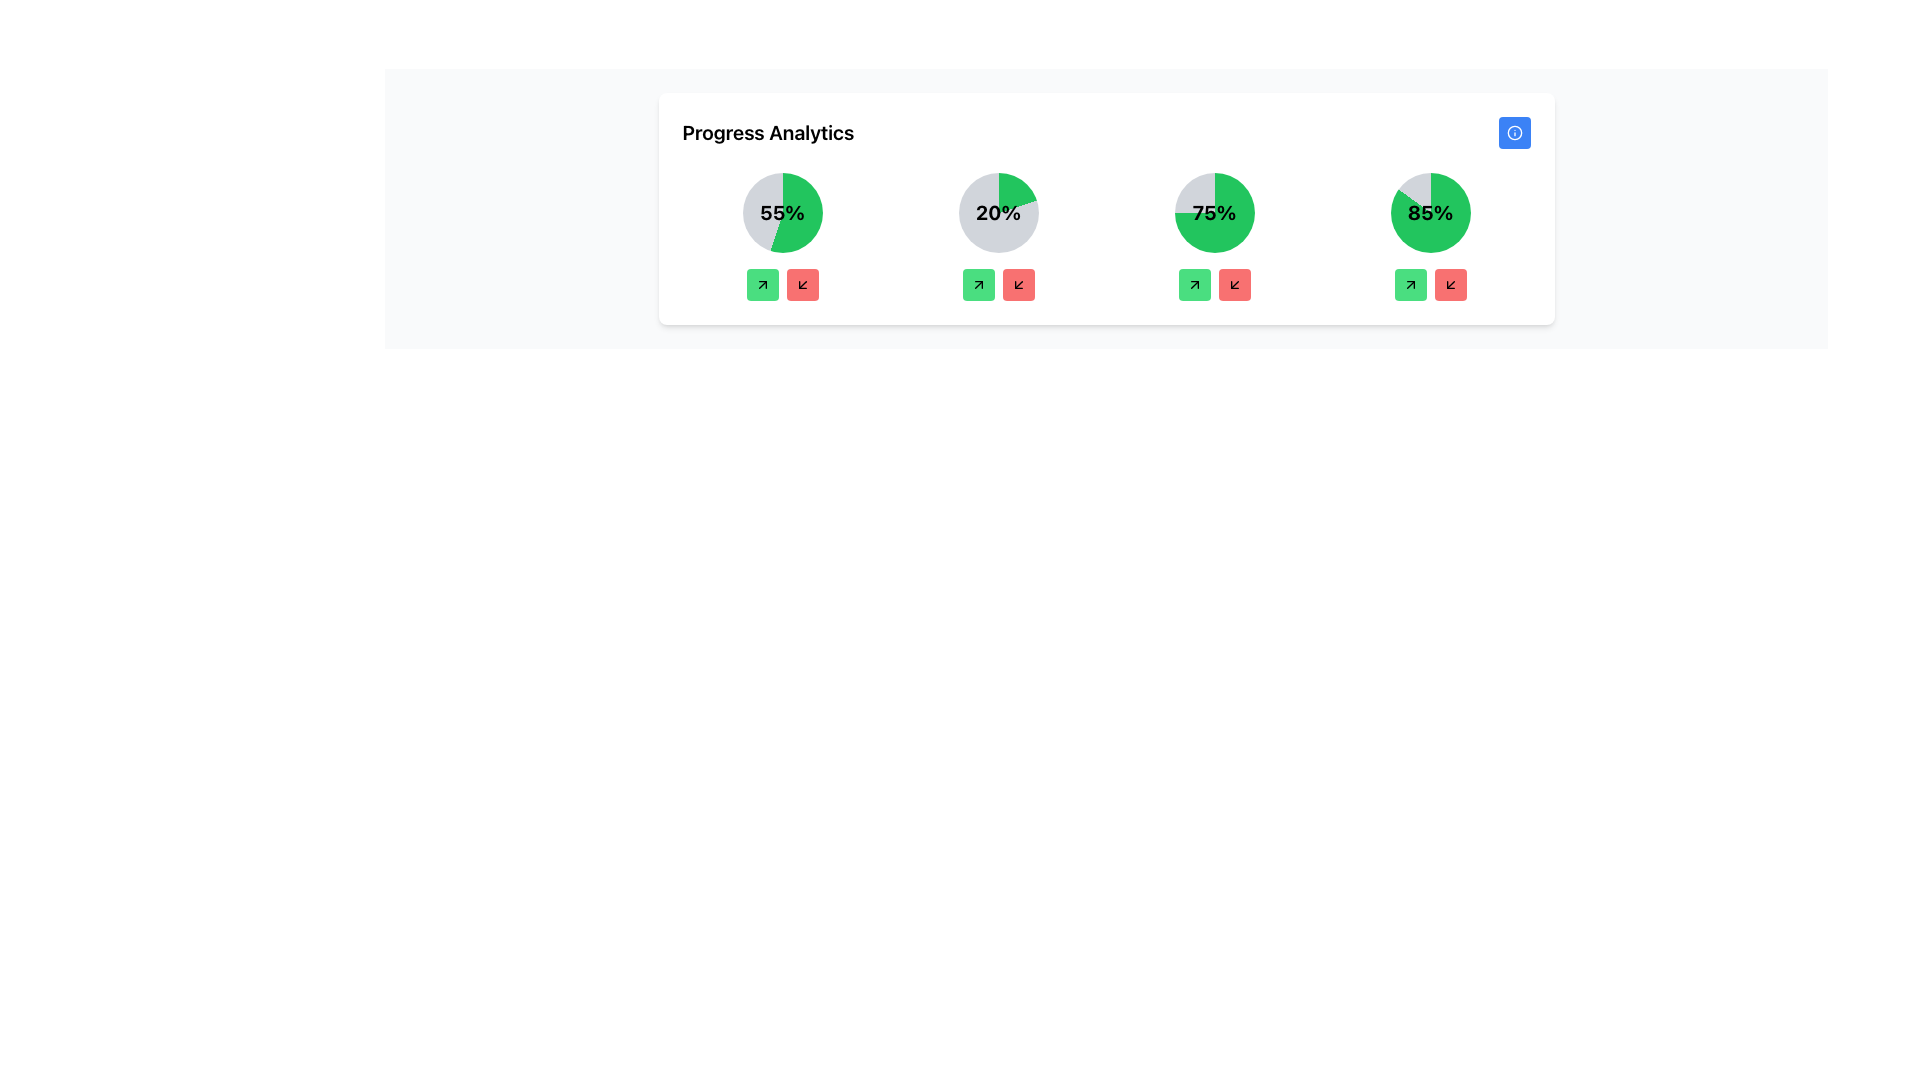 The width and height of the screenshot is (1920, 1080). What do you see at coordinates (978, 285) in the screenshot?
I see `the SVG Icon styled as an arrow pointing up and to the right, which is located within a green circular button under the '20%' progress chart segment` at bounding box center [978, 285].